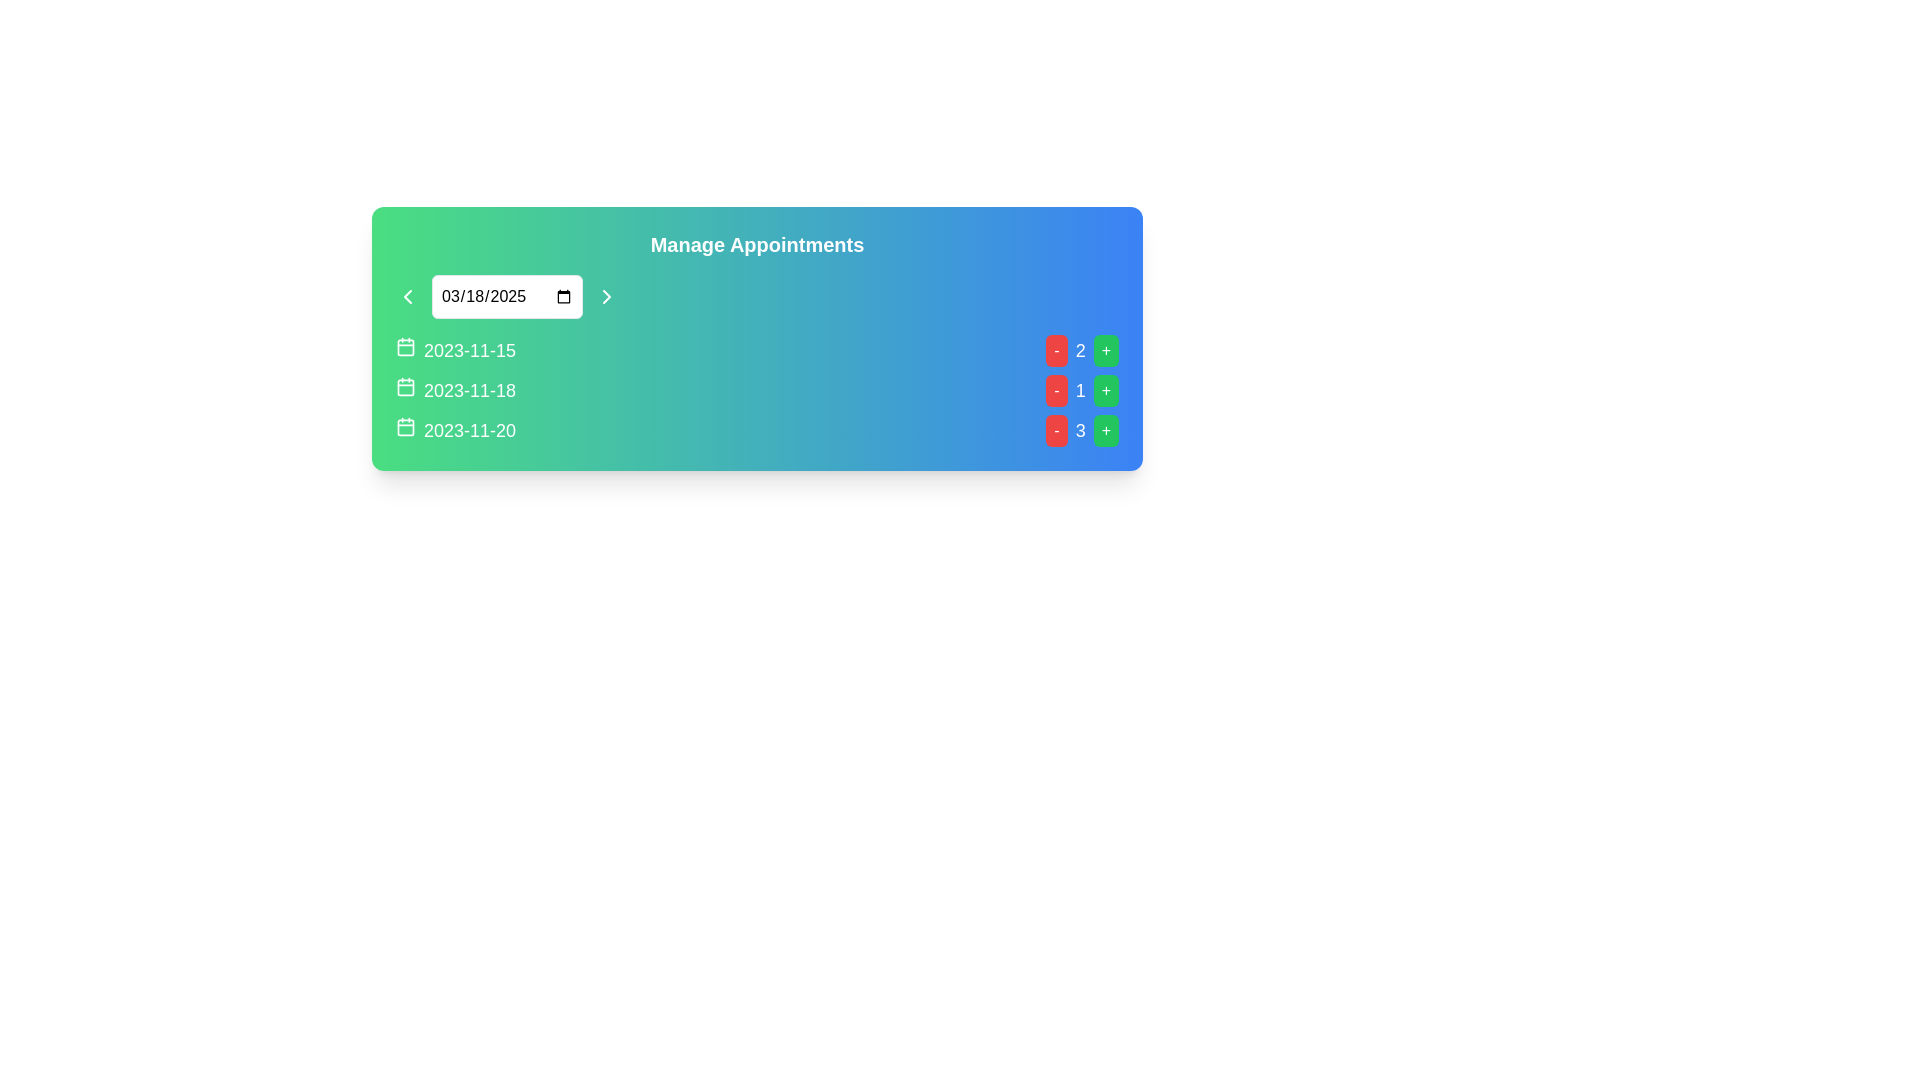 The image size is (1920, 1080). I want to click on the second date entry button in the left section of the interface, so click(455, 390).